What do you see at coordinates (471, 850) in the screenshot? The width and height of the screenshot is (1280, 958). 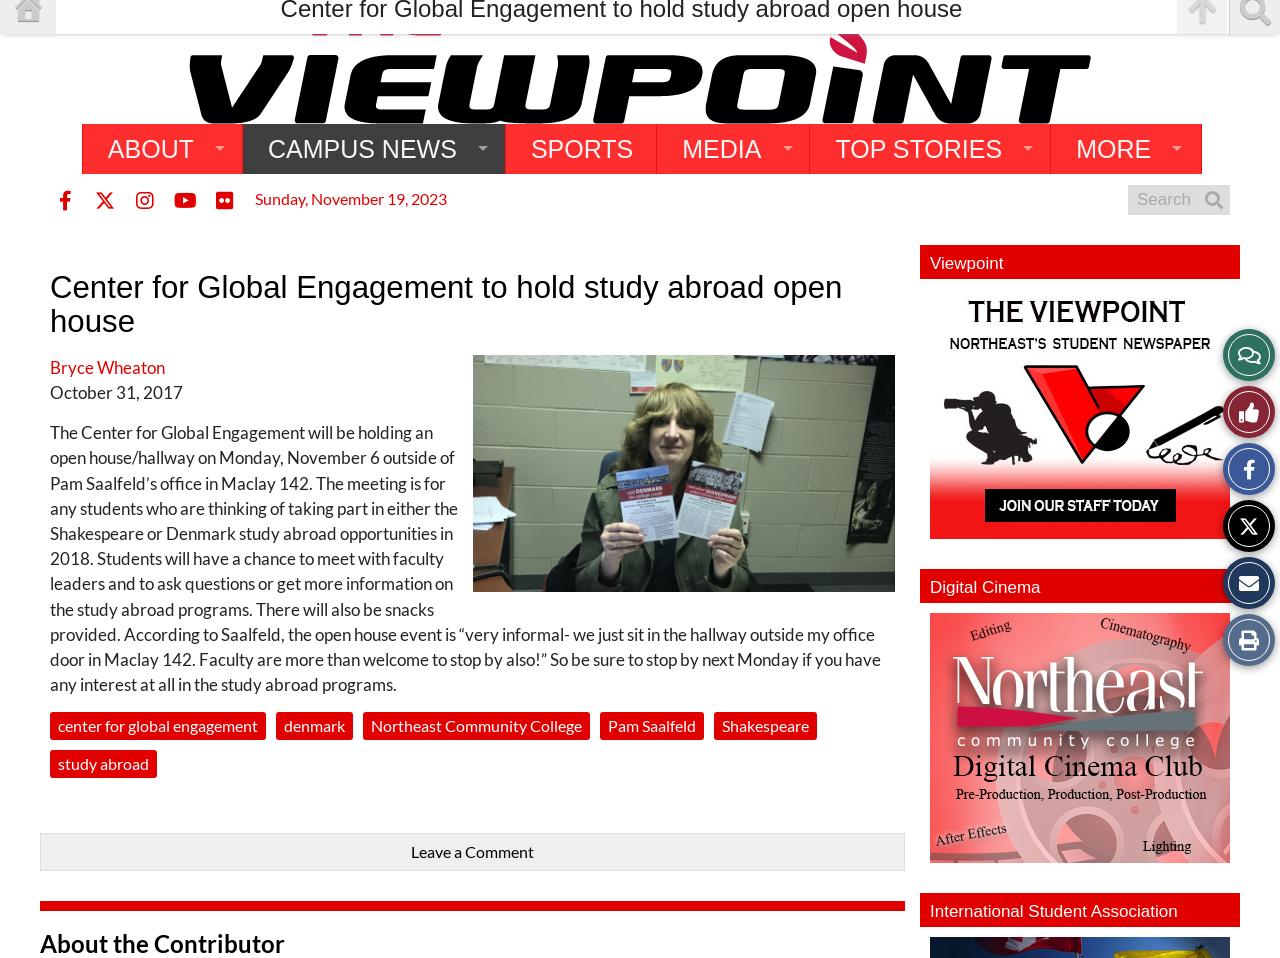 I see `'Leave a Comment'` at bounding box center [471, 850].